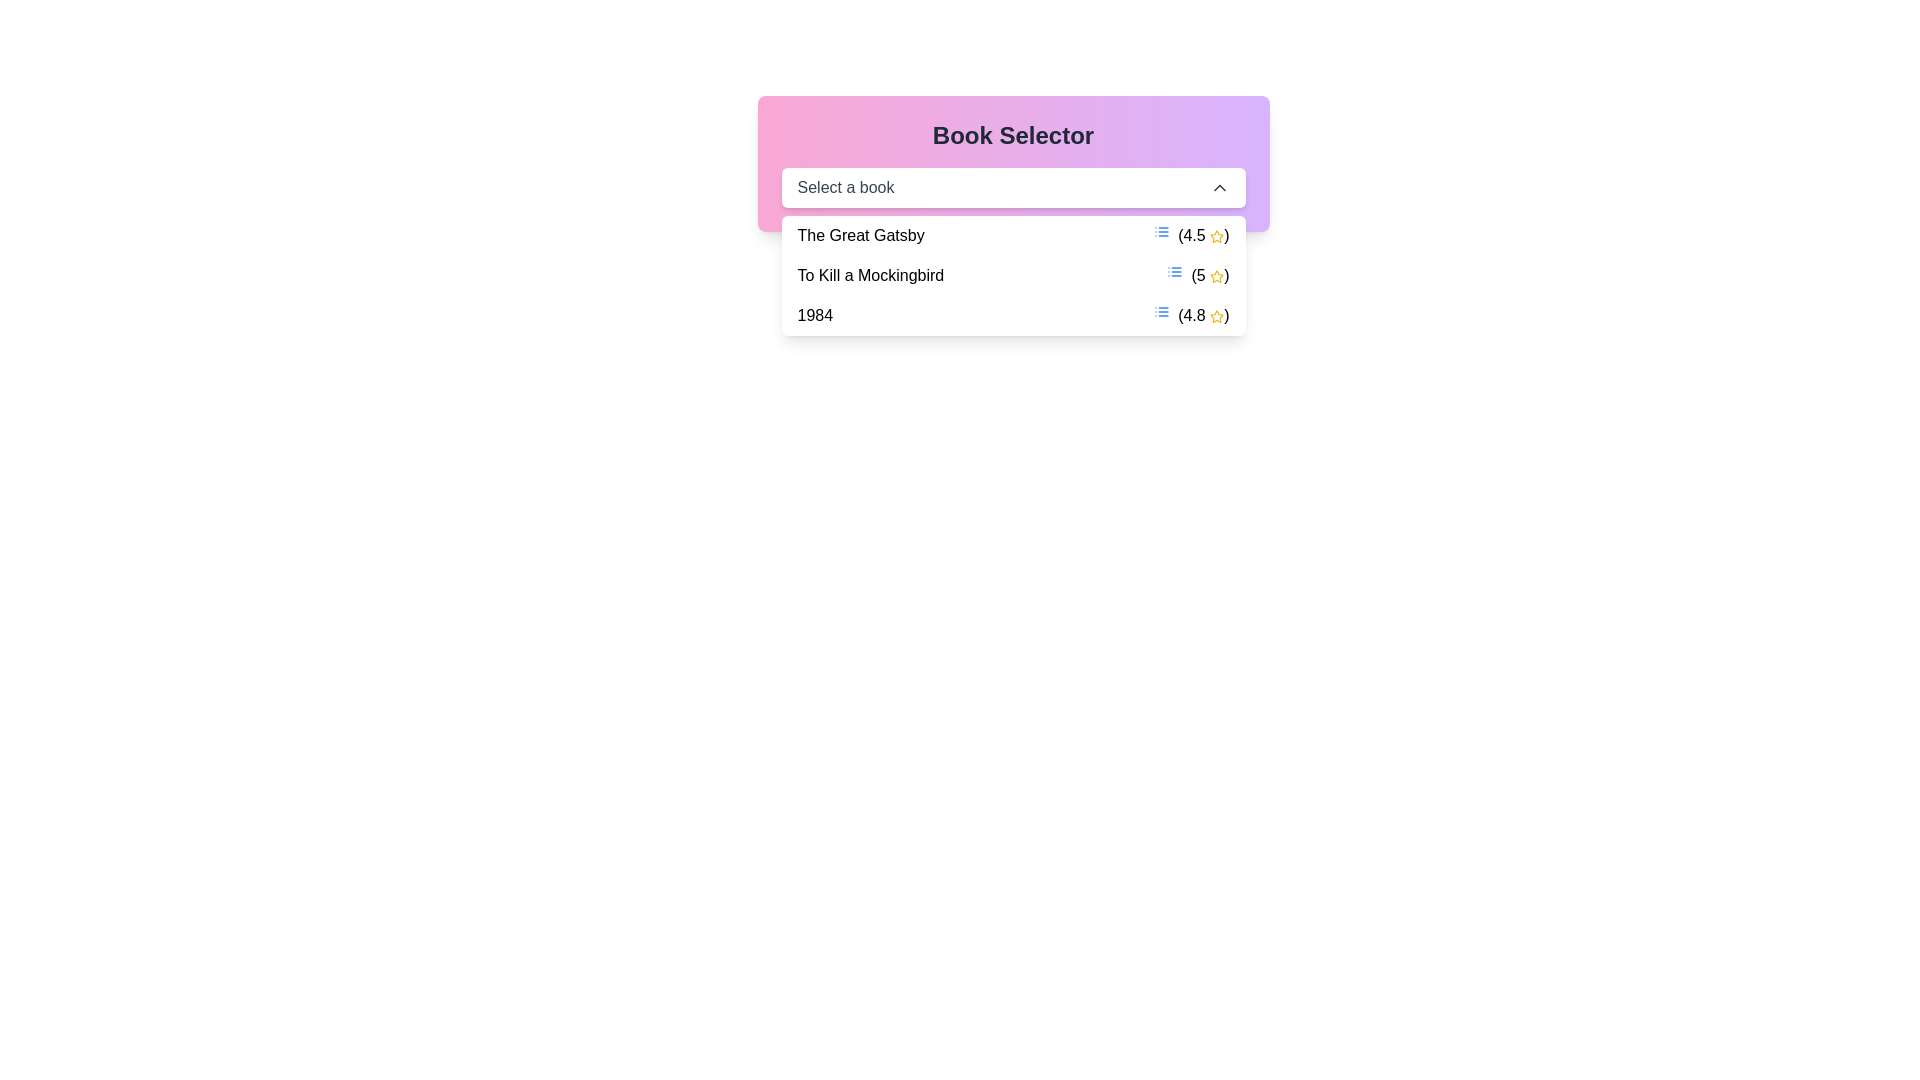  What do you see at coordinates (1198, 276) in the screenshot?
I see `the Rating indicator for the book 'To Kill a Mockingbird', which is positioned in the second row of the book list, adjacent to a blue list icon and a star icon` at bounding box center [1198, 276].